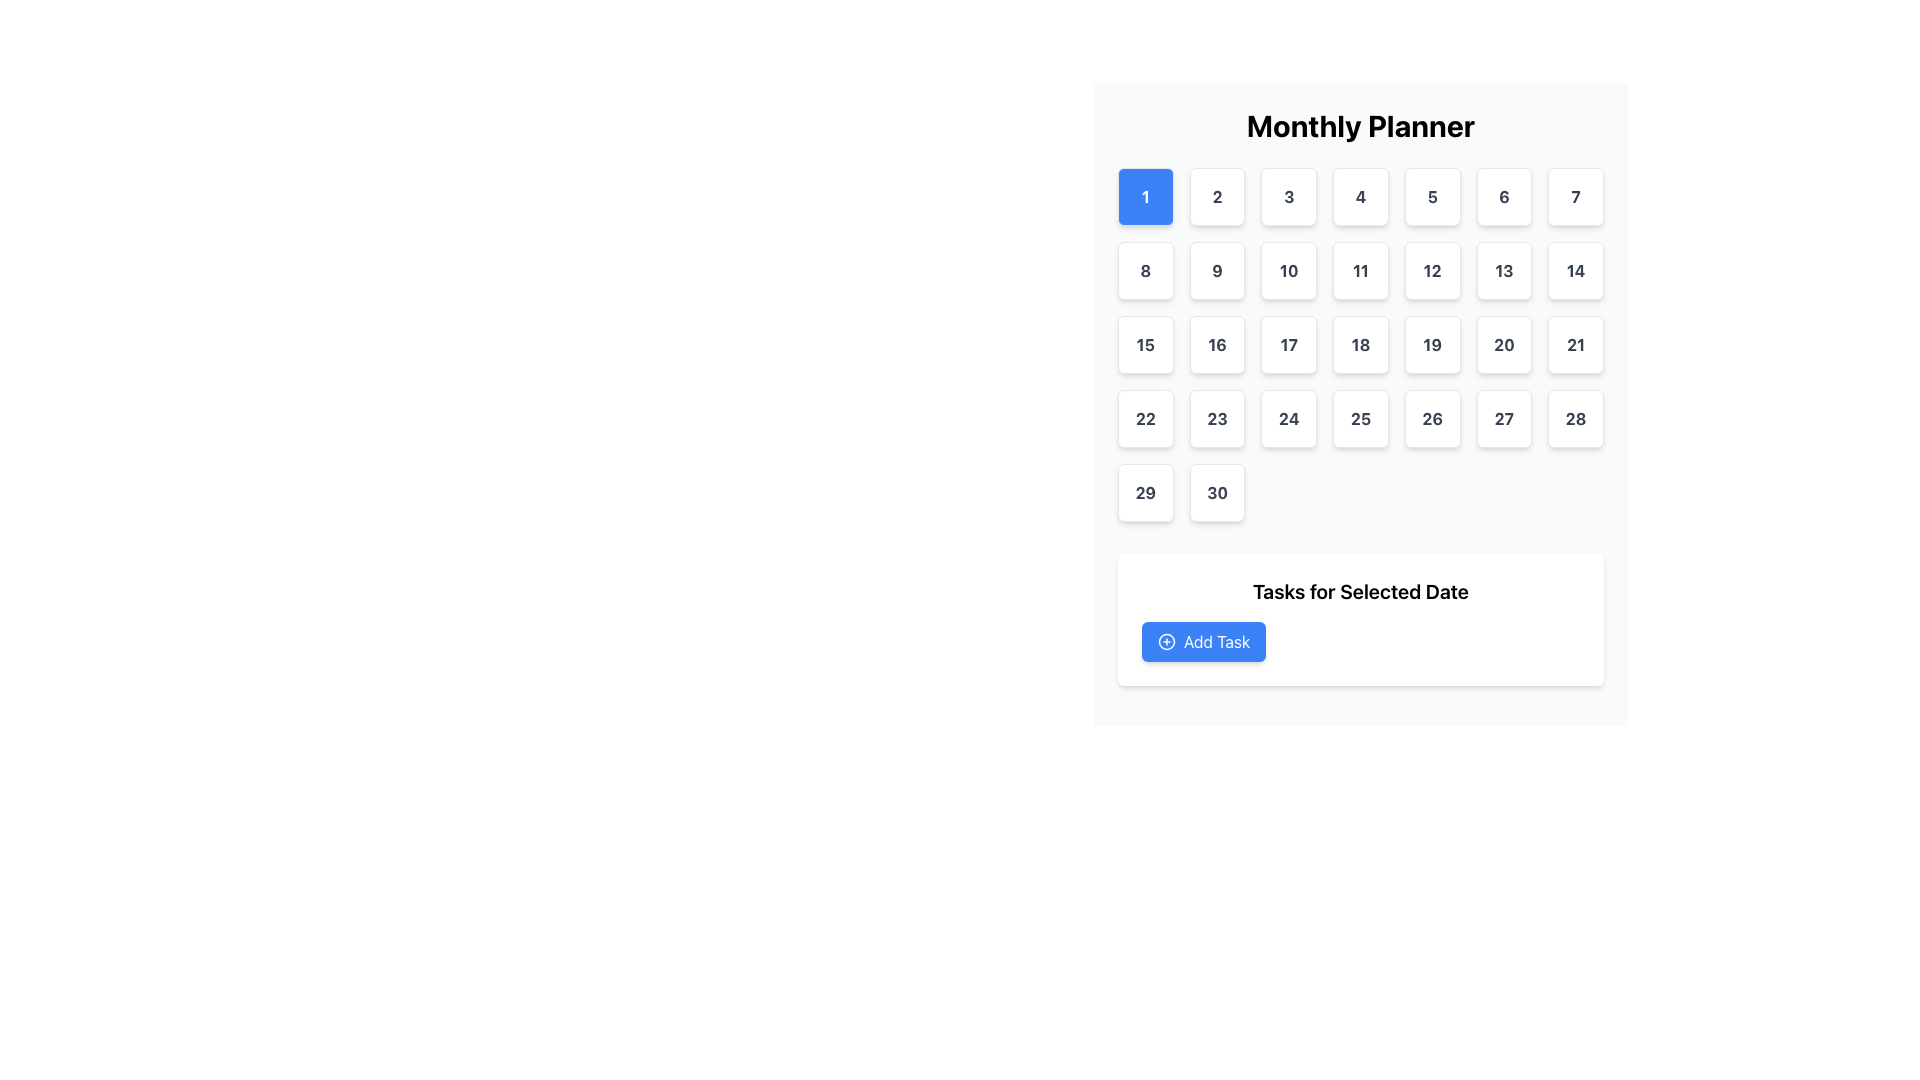 The height and width of the screenshot is (1080, 1920). Describe the element at coordinates (1360, 270) in the screenshot. I see `the button labeled '11' in the calendar grid` at that location.